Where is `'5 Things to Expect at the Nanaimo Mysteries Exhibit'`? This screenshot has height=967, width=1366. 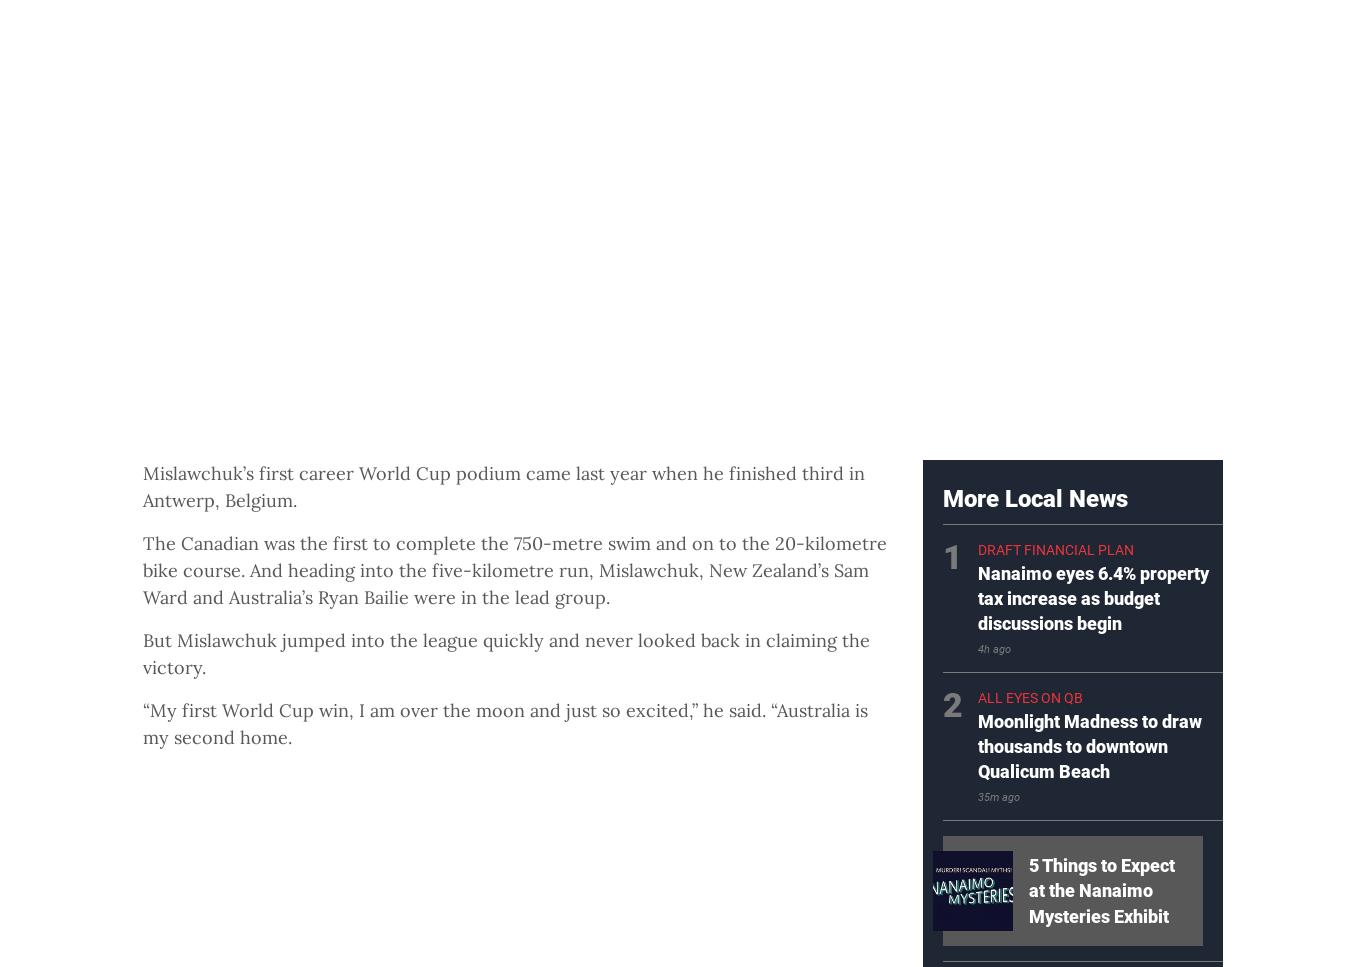 '5 Things to Expect at the Nanaimo Mysteries Exhibit' is located at coordinates (1100, 889).